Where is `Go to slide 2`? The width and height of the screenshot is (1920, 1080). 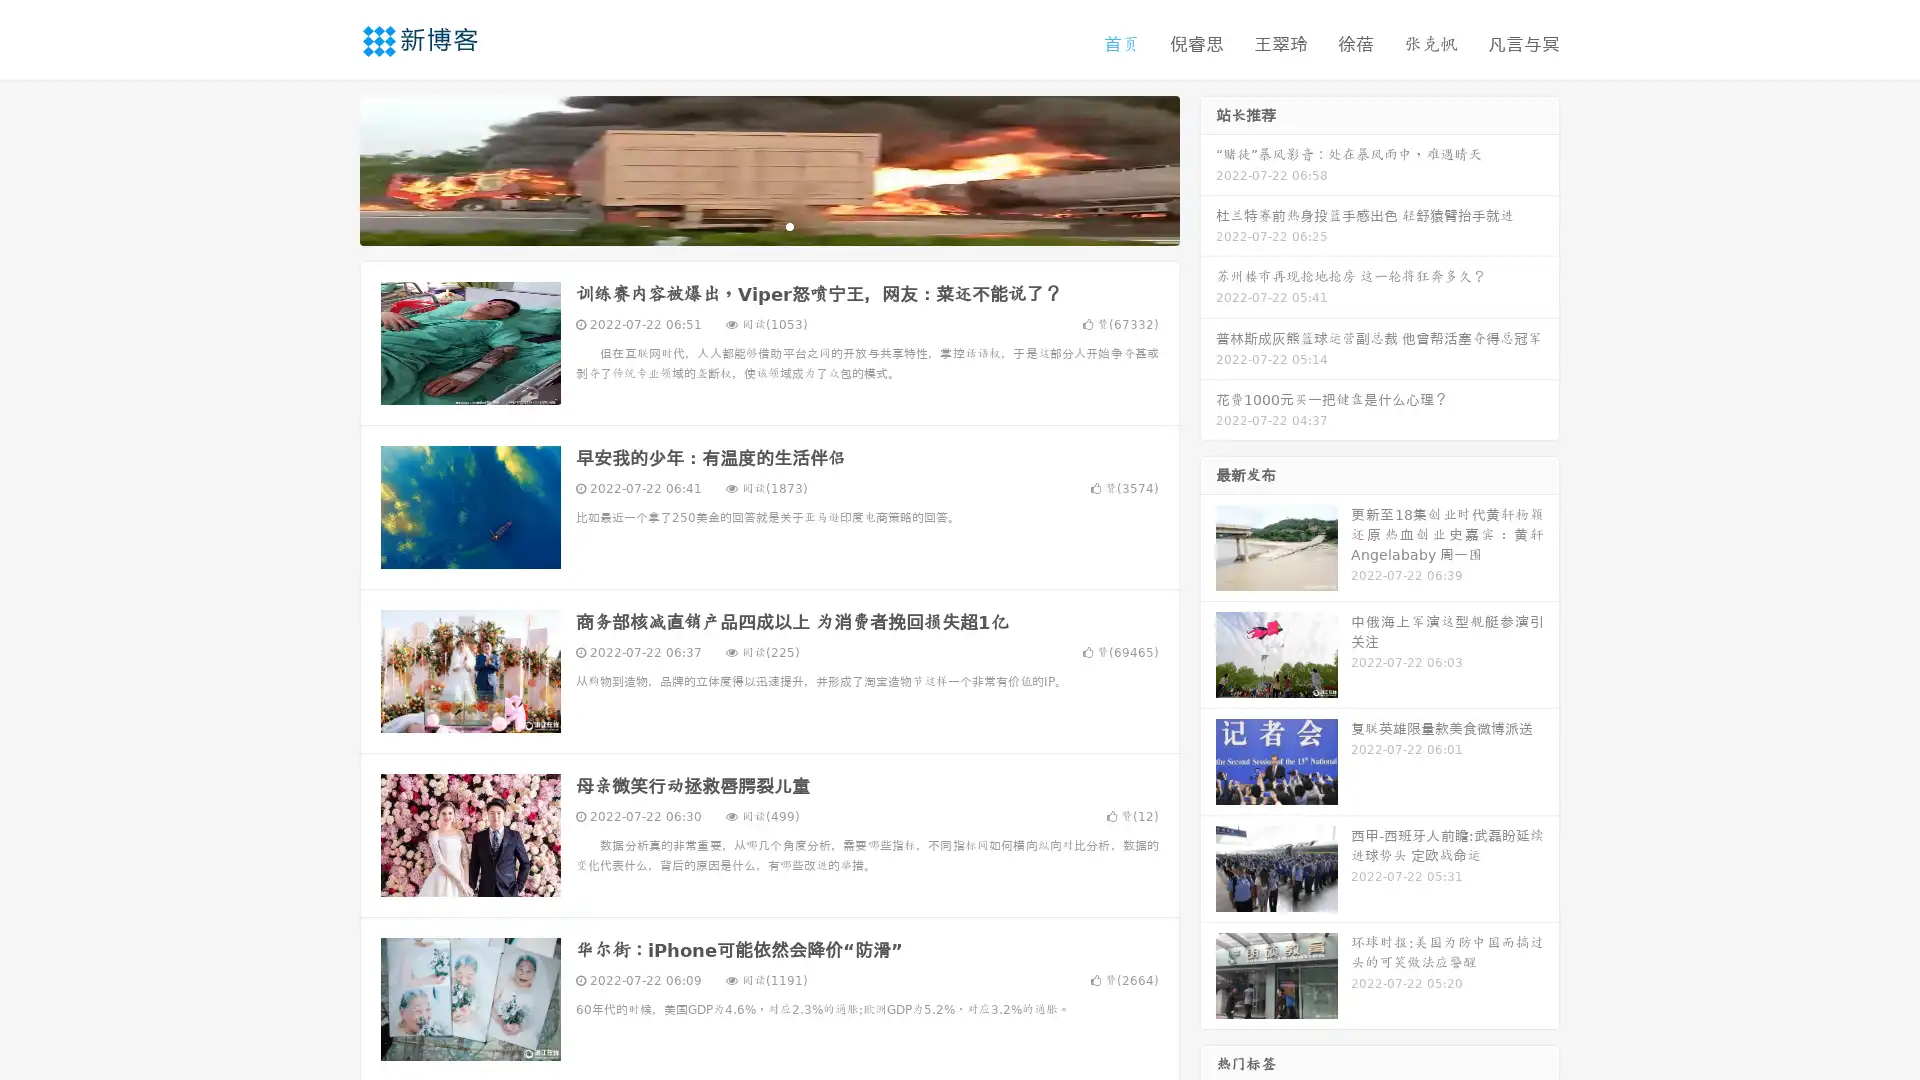
Go to slide 2 is located at coordinates (768, 225).